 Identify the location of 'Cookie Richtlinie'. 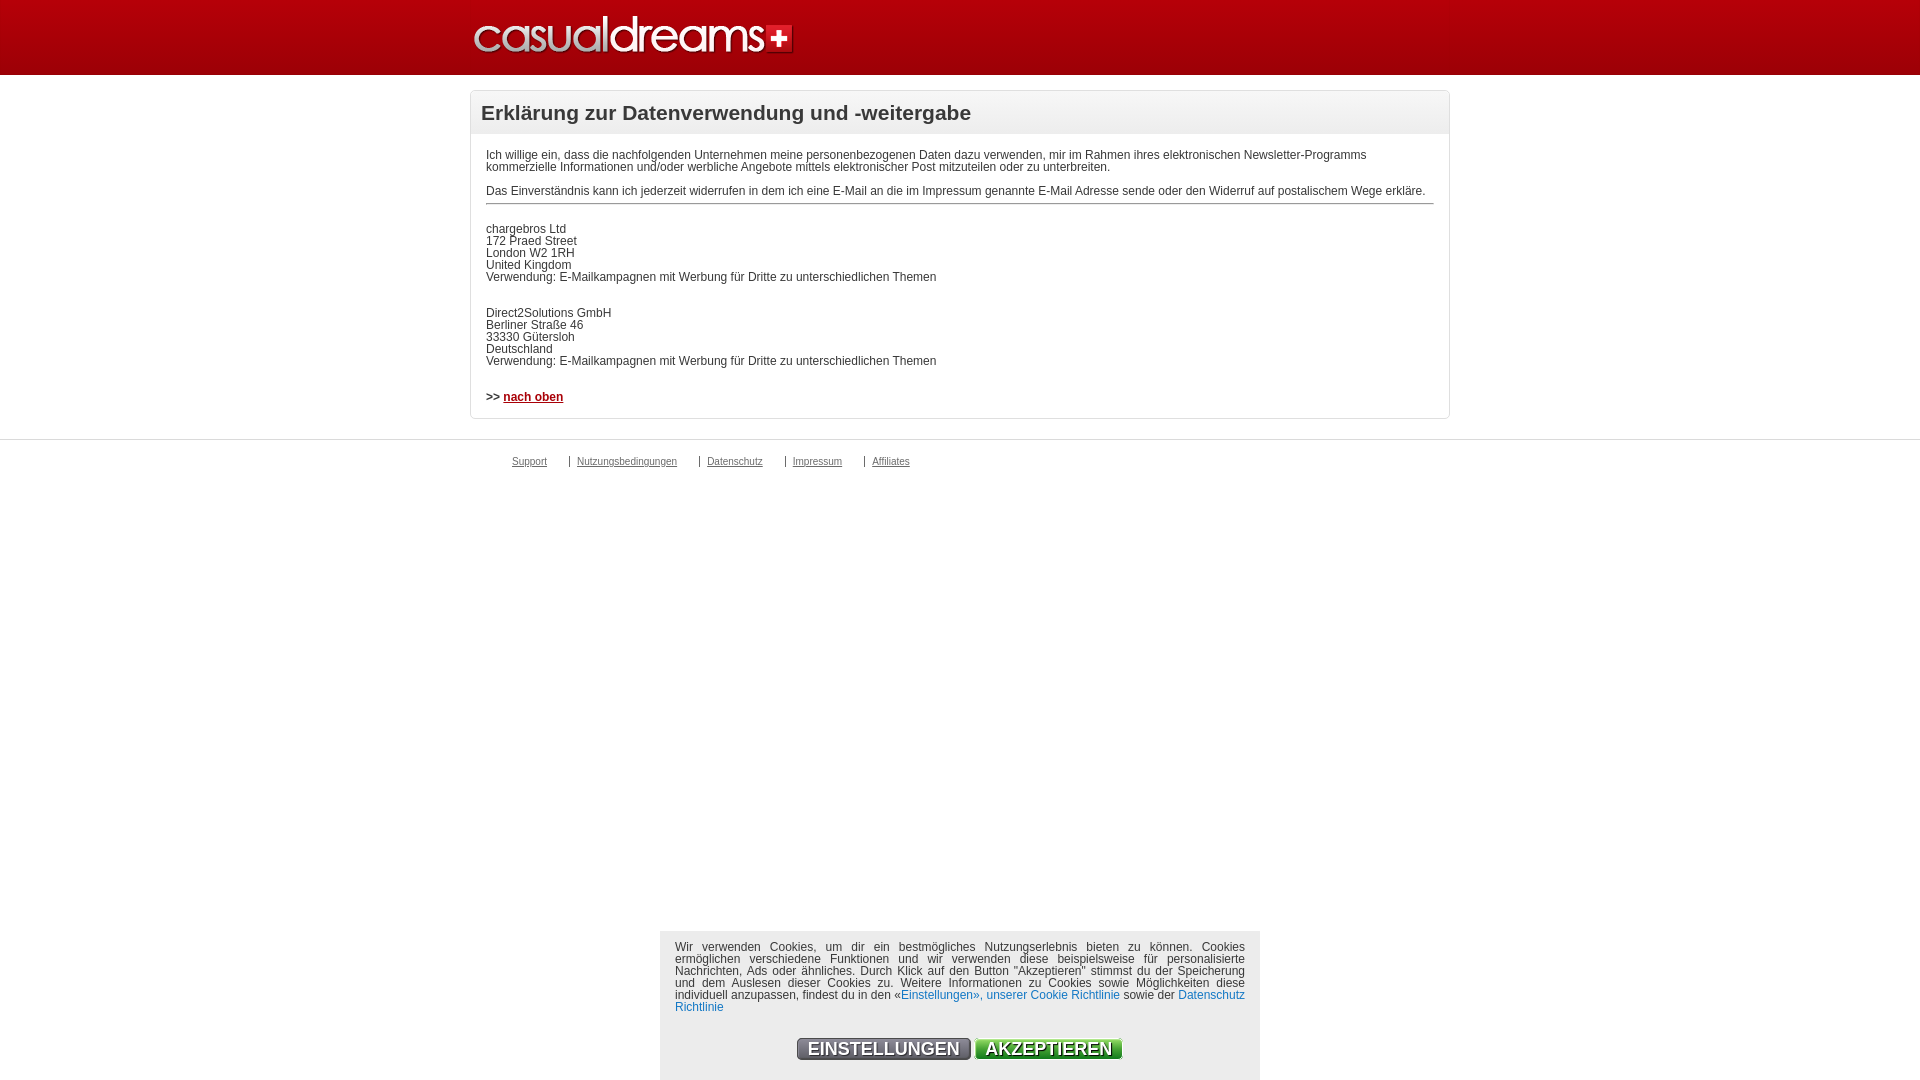
(1074, 995).